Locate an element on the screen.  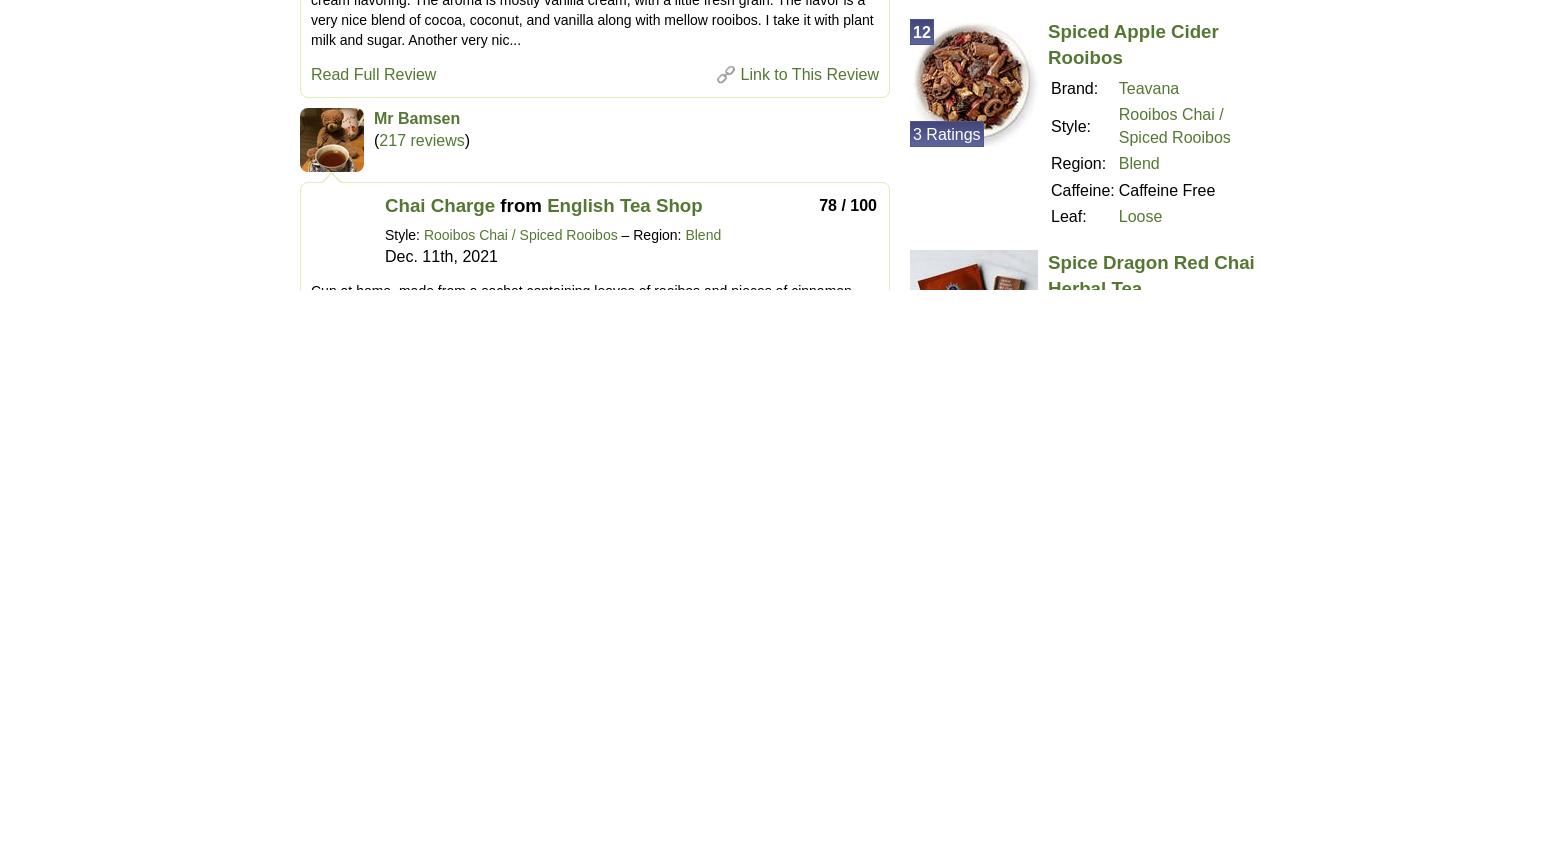
'84 / 100' is located at coordinates (818, 752).